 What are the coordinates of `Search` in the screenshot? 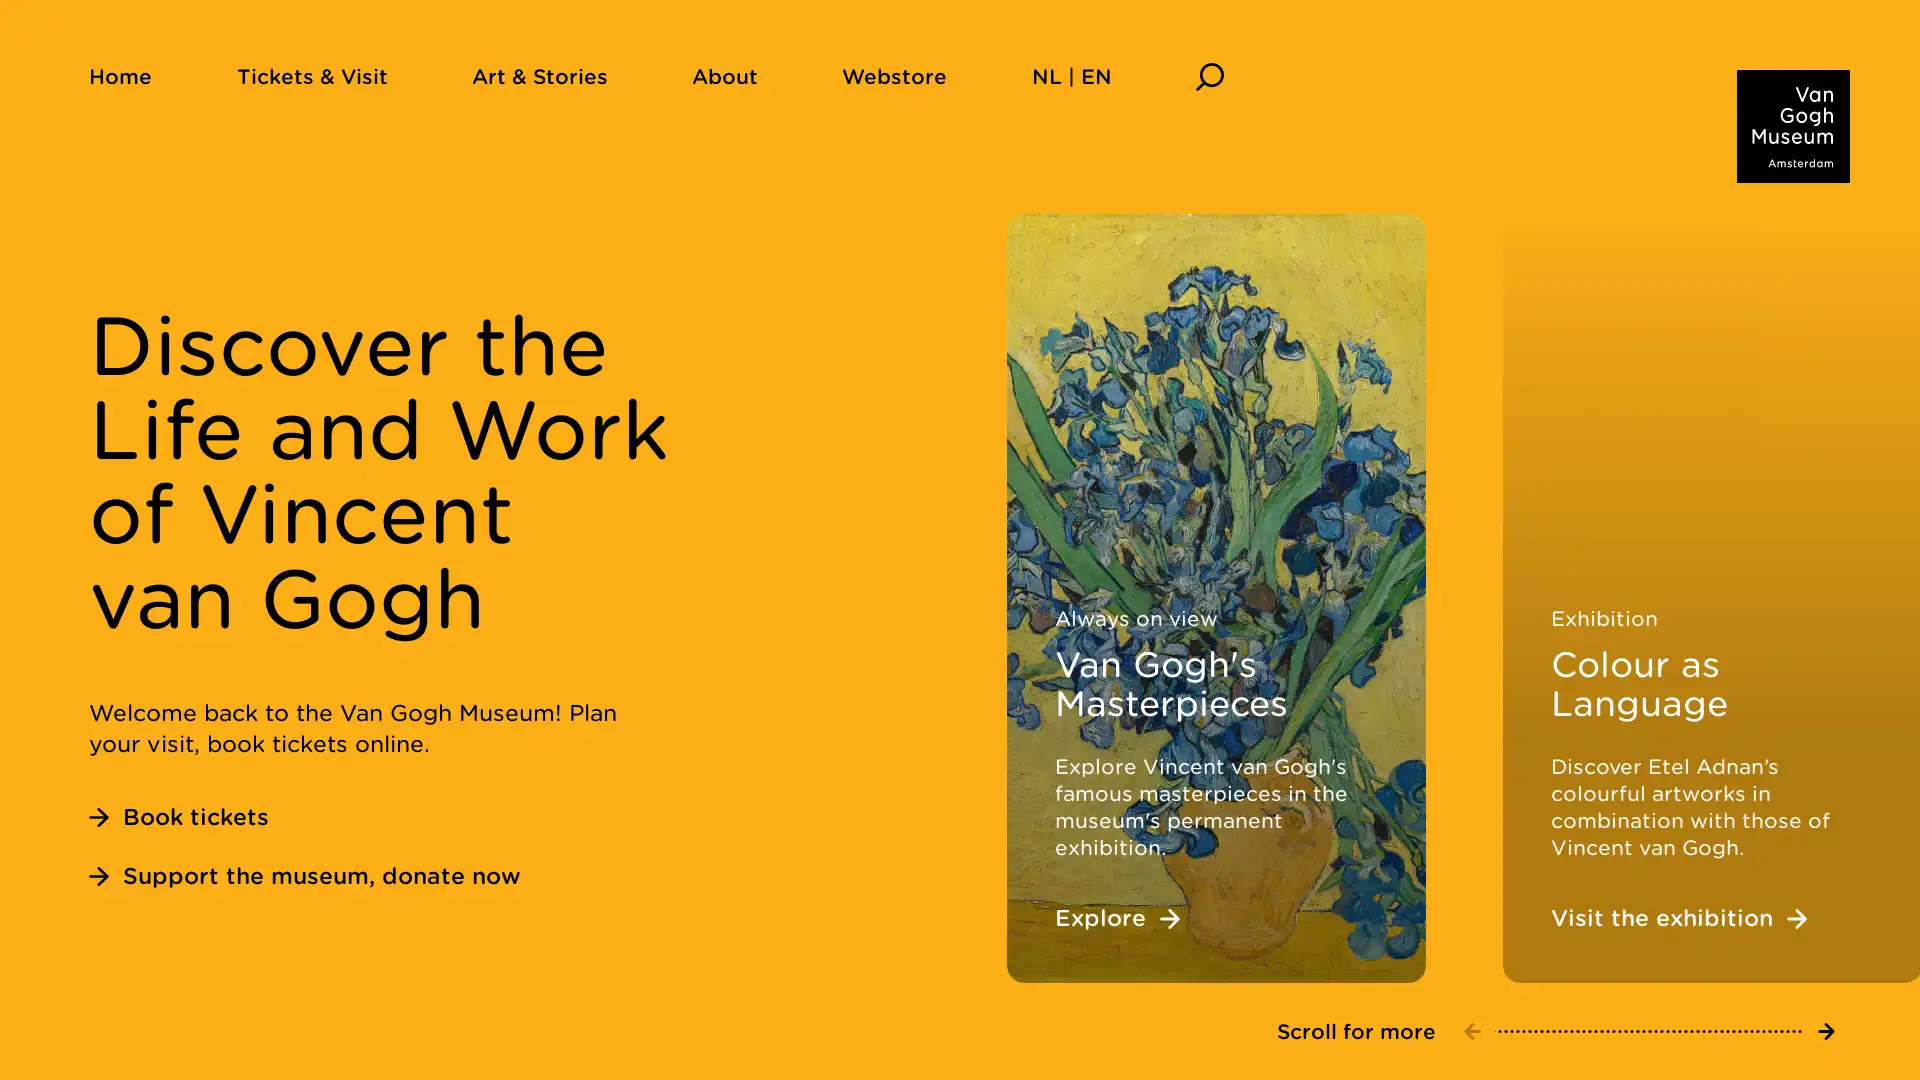 It's located at (1208, 75).